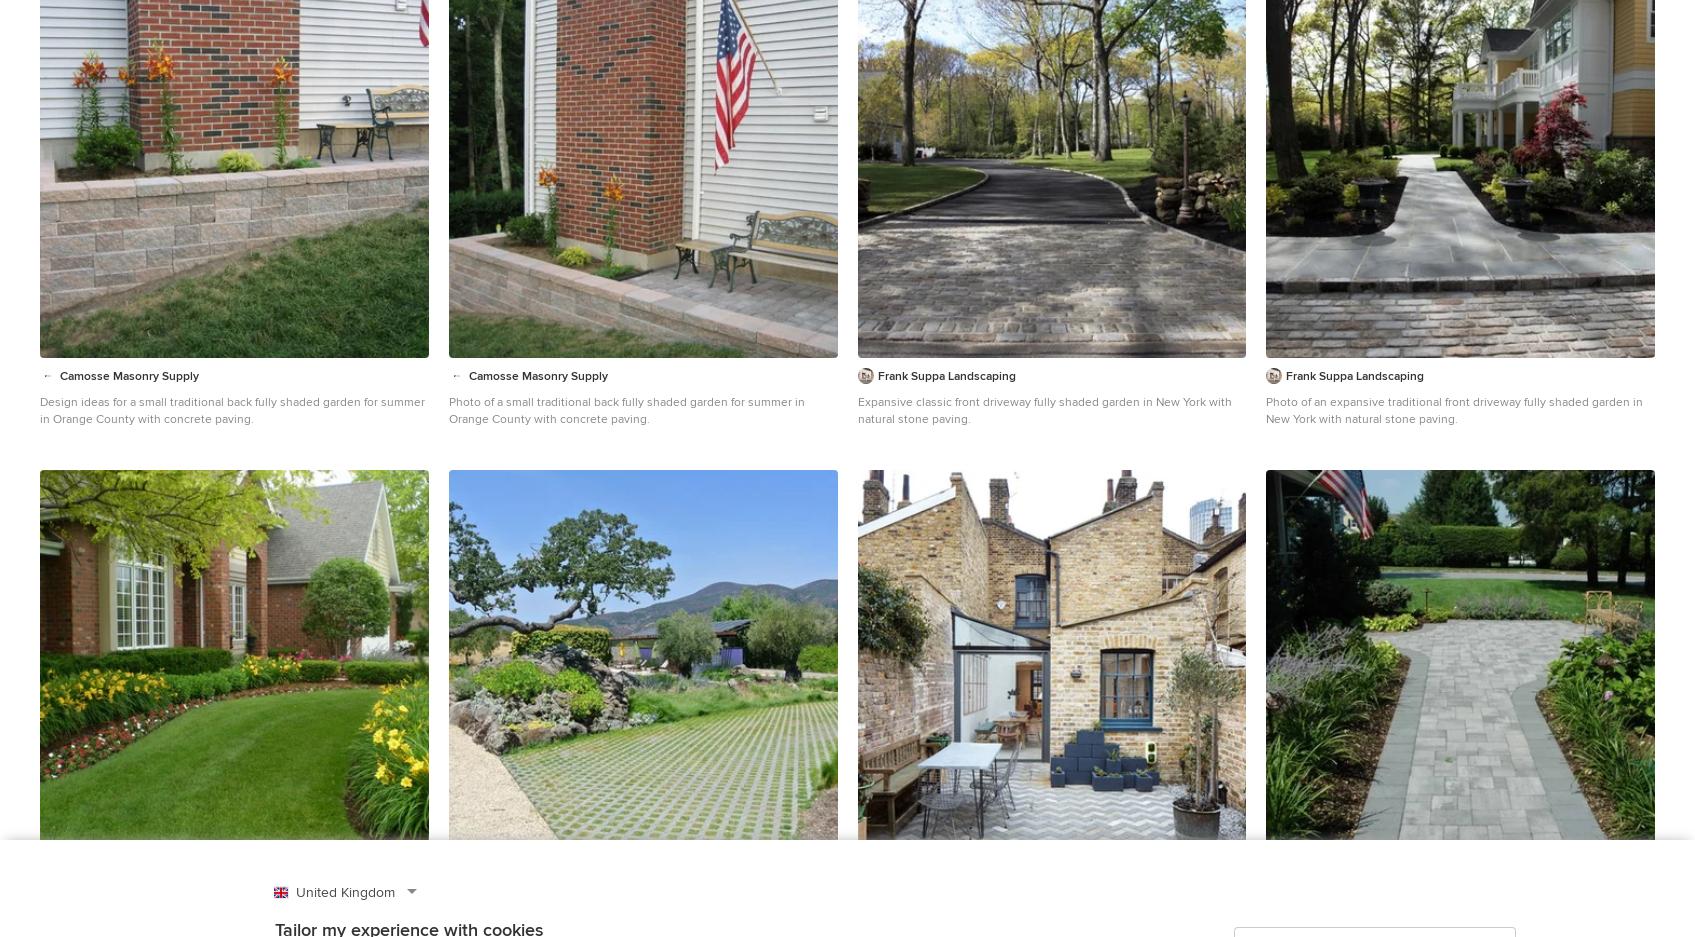  What do you see at coordinates (971, 919) in the screenshot?
I see `'Small traditional house exterior in London.'` at bounding box center [971, 919].